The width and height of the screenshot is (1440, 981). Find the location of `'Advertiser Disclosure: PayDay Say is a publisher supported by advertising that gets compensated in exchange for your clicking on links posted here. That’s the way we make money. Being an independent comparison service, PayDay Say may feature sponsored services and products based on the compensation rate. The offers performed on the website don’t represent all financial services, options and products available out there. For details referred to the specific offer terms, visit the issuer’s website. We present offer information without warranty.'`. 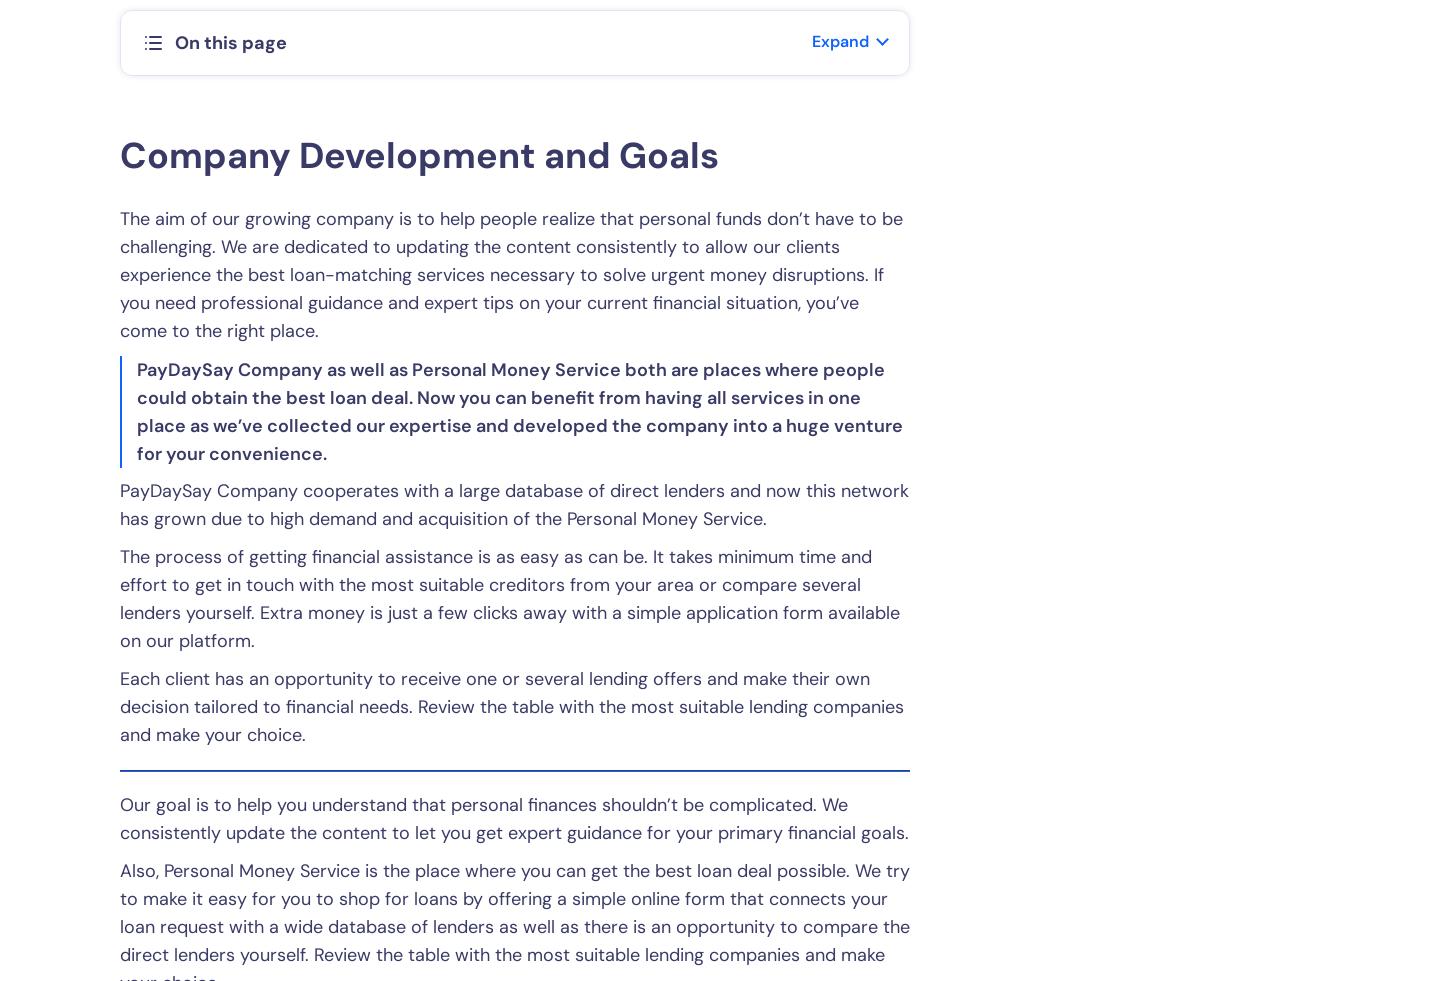

'Advertiser Disclosure: PayDay Say is a publisher supported by advertising that gets compensated in exchange for your clicking on links posted here. That’s the way we make money. Being an independent comparison service, PayDay Say may feature sponsored services and products based on the compensation rate. The offers performed on the website don’t represent all financial services, options and products available out there. For details referred to the specific offer terms, visit the issuer’s website. We present offer information without warranty.' is located at coordinates (710, 914).